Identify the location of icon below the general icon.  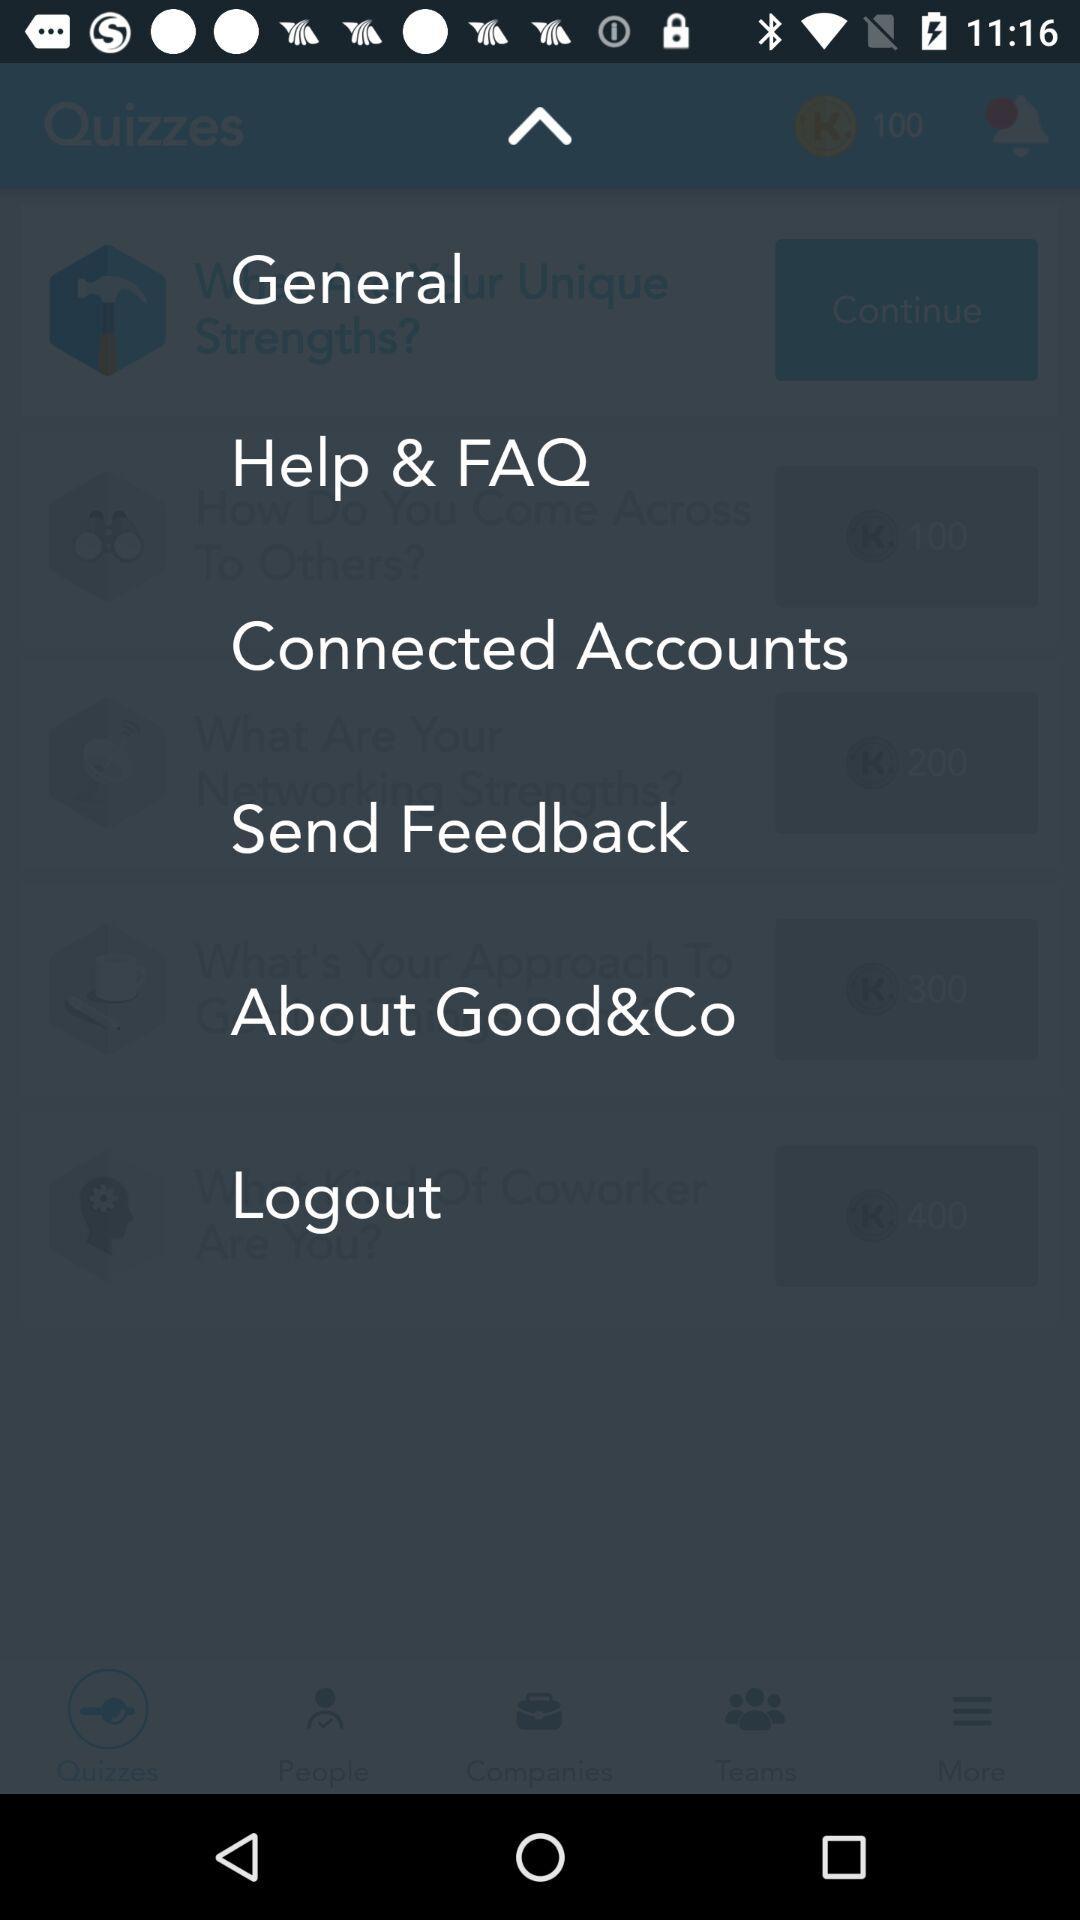
(538, 462).